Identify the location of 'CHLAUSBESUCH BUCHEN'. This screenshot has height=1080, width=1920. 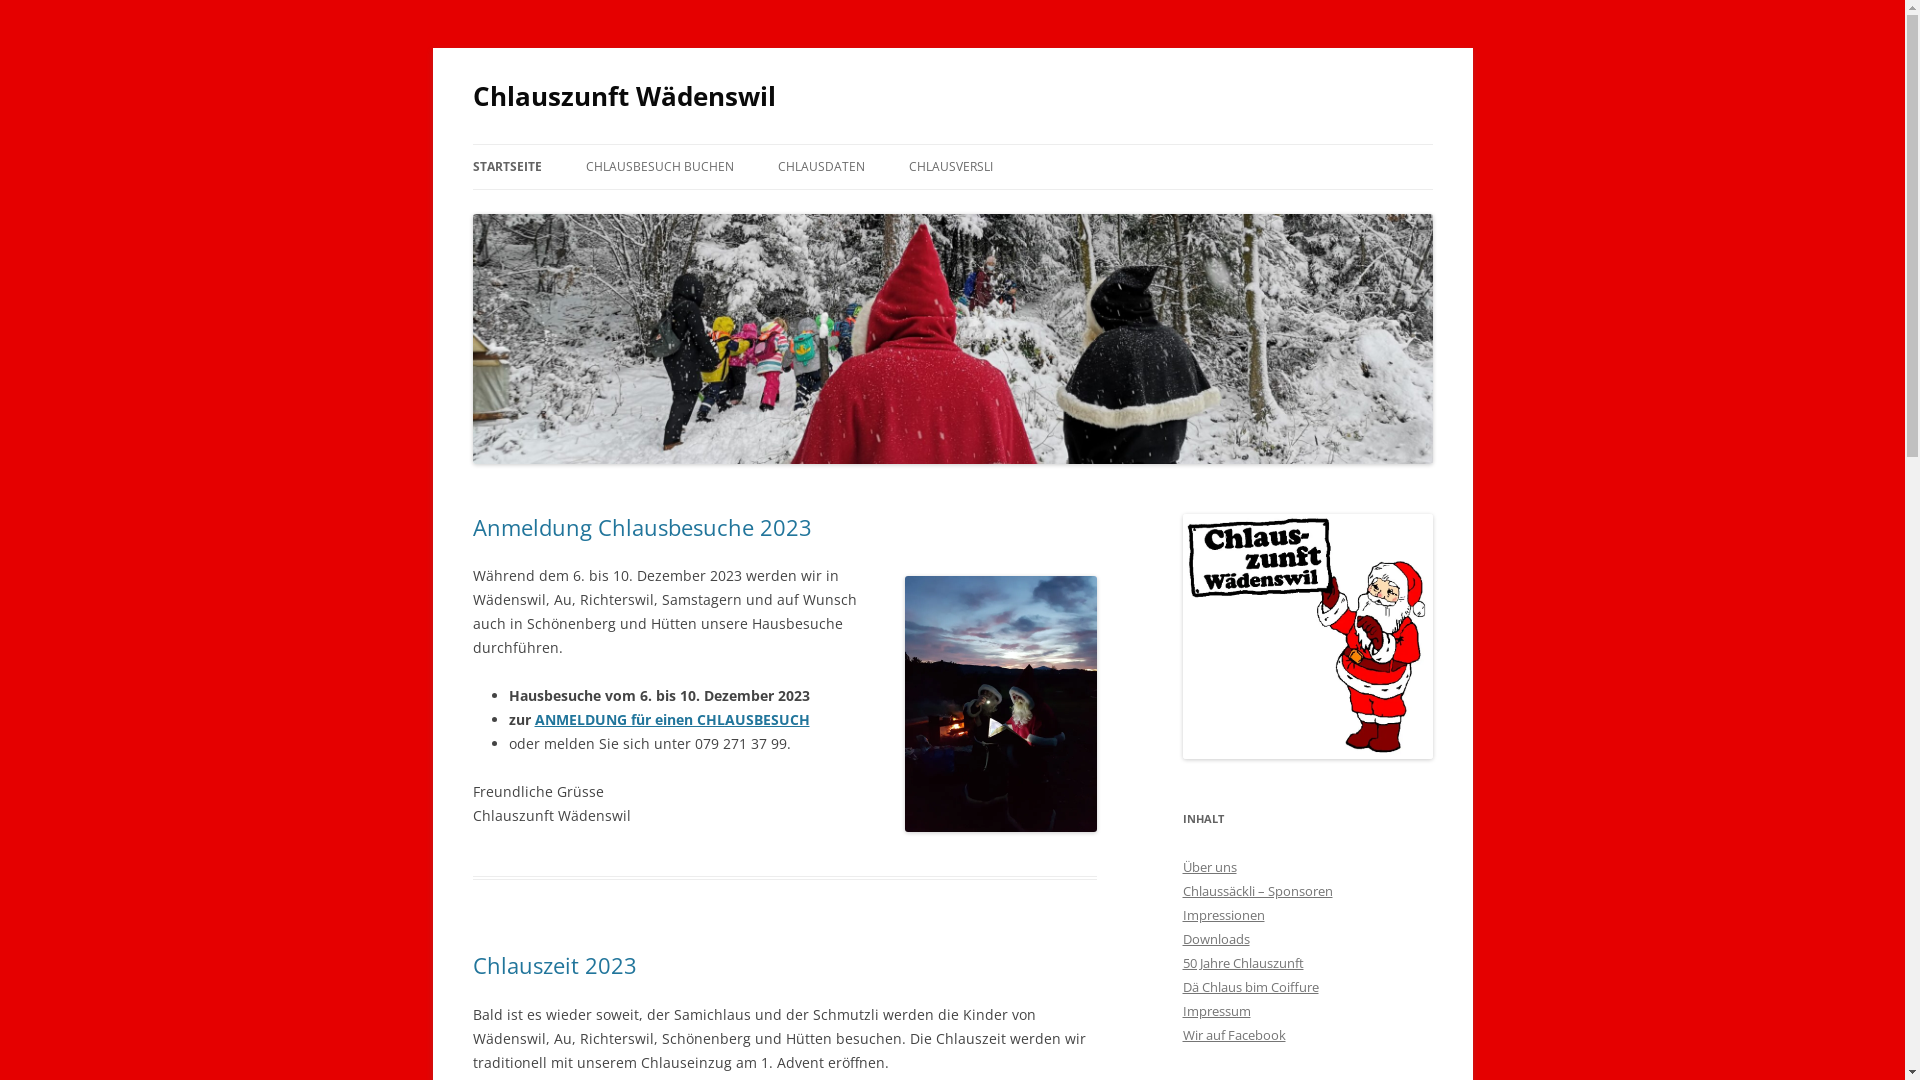
(660, 165).